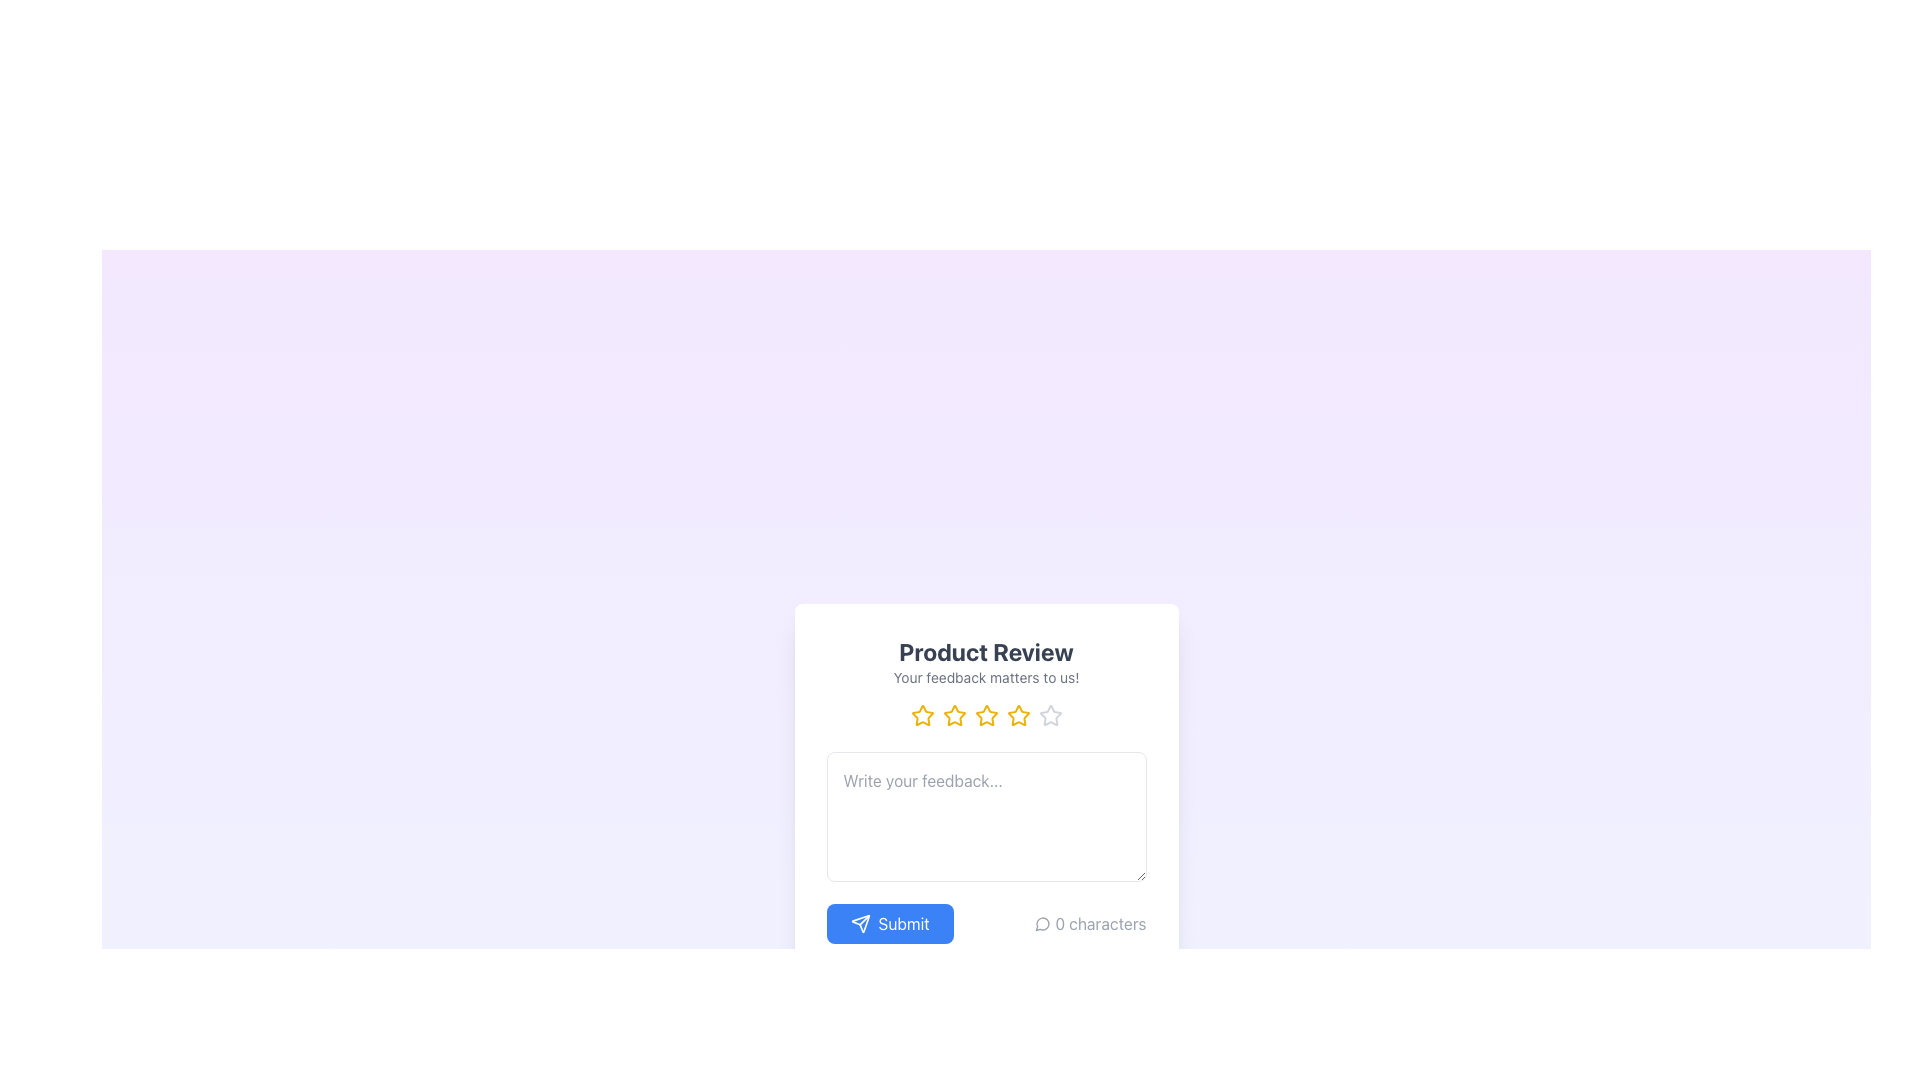 Image resolution: width=1920 pixels, height=1080 pixels. What do you see at coordinates (986, 662) in the screenshot?
I see `the title and subtitle text block located at the top section of the product review card to engage users for feedback` at bounding box center [986, 662].